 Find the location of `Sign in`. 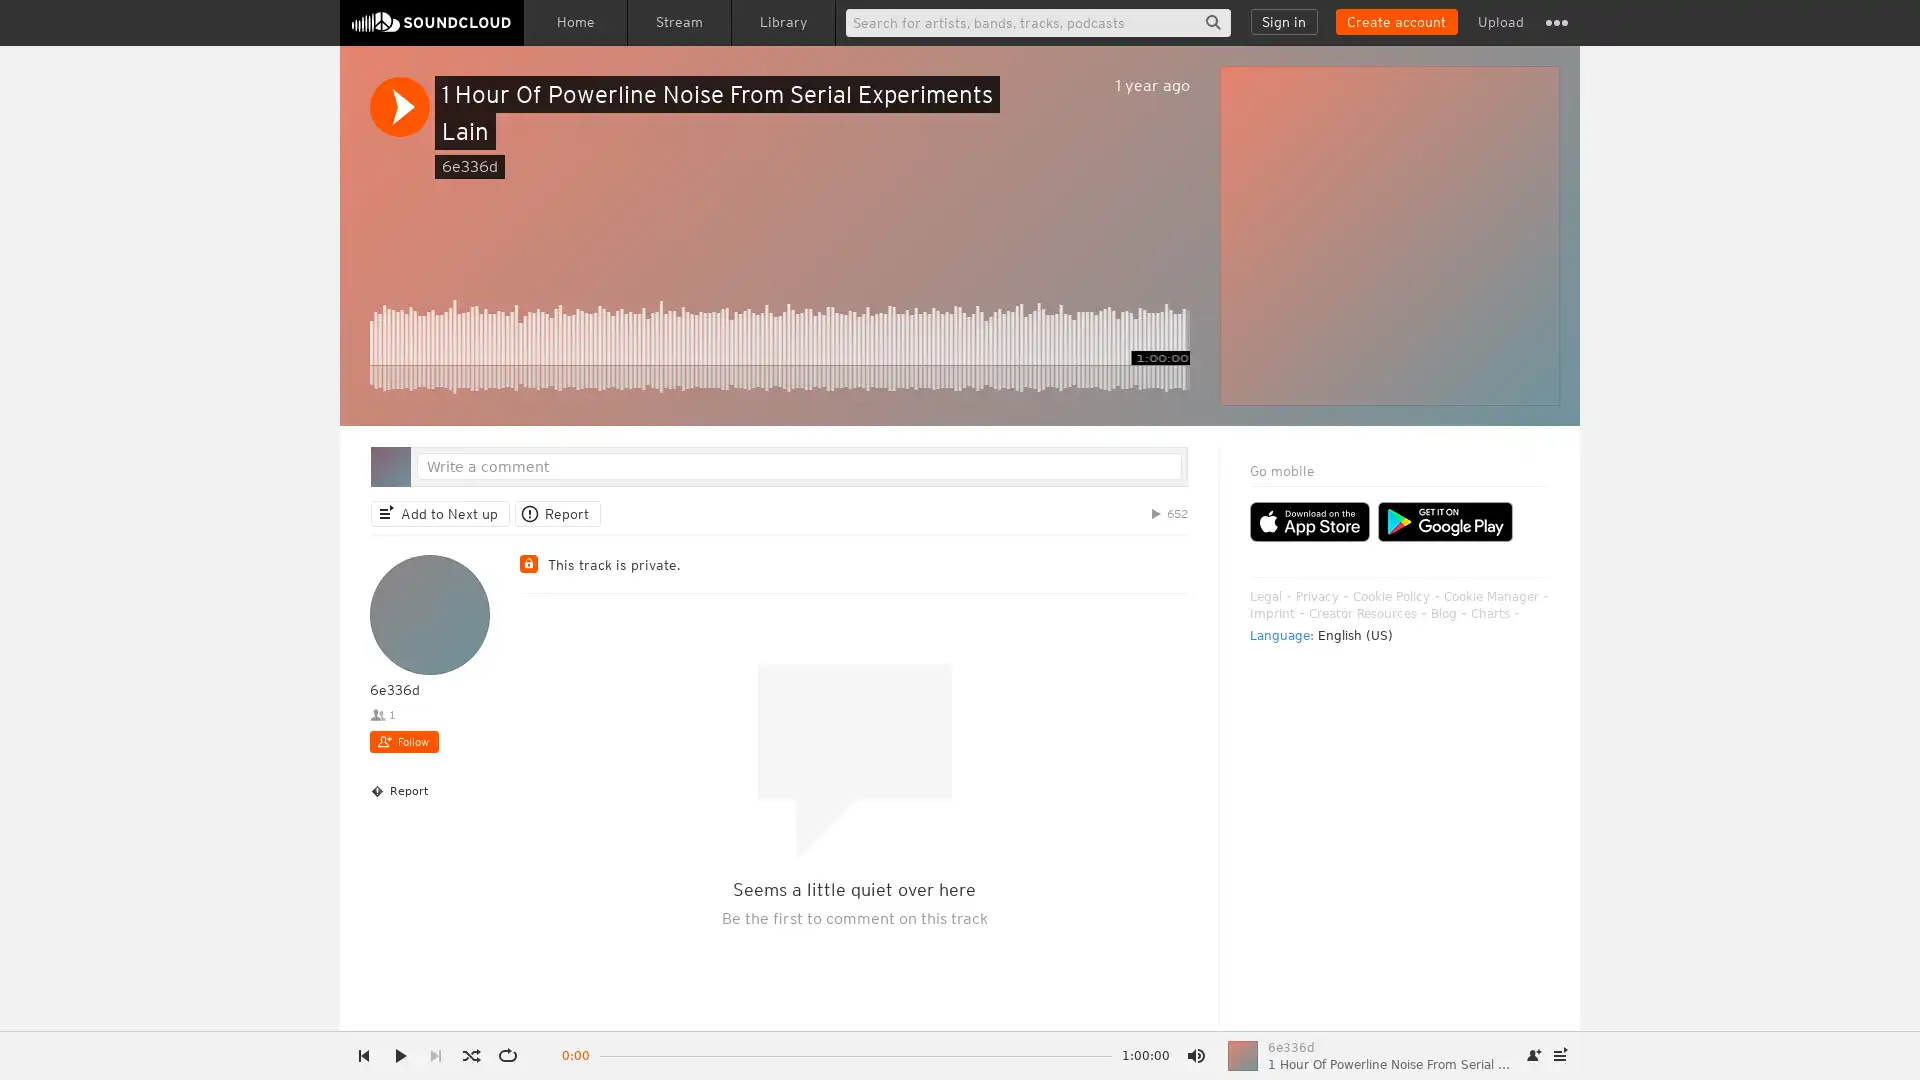

Sign in is located at coordinates (1284, 22).